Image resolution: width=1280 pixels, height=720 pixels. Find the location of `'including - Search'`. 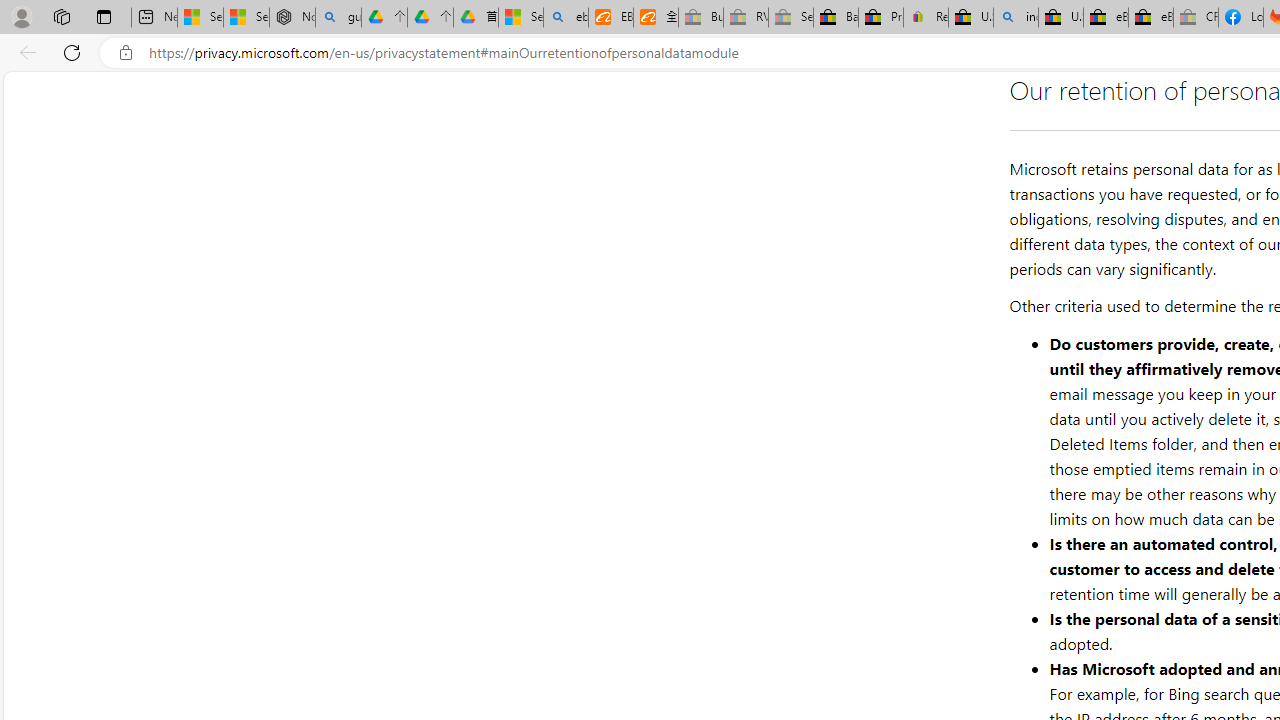

'including - Search' is located at coordinates (1016, 17).